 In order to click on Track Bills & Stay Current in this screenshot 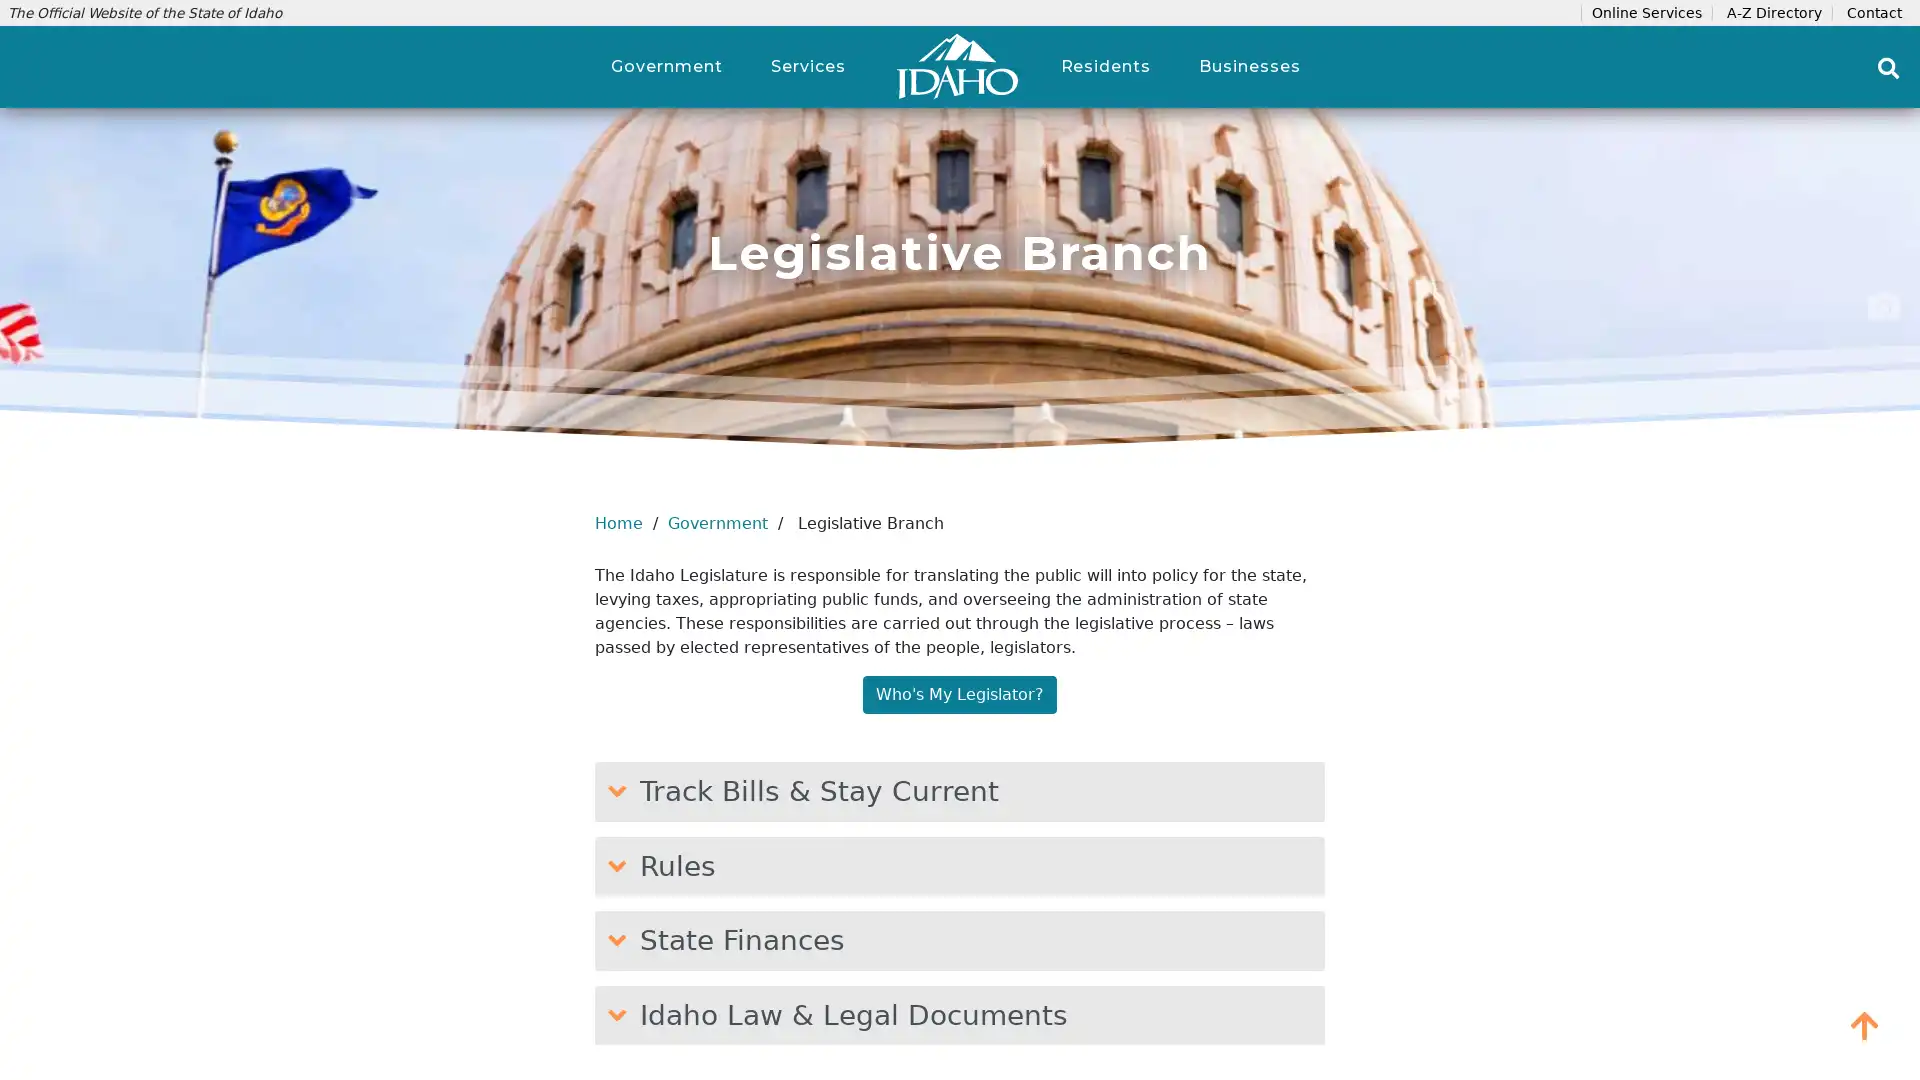, I will do `click(960, 790)`.